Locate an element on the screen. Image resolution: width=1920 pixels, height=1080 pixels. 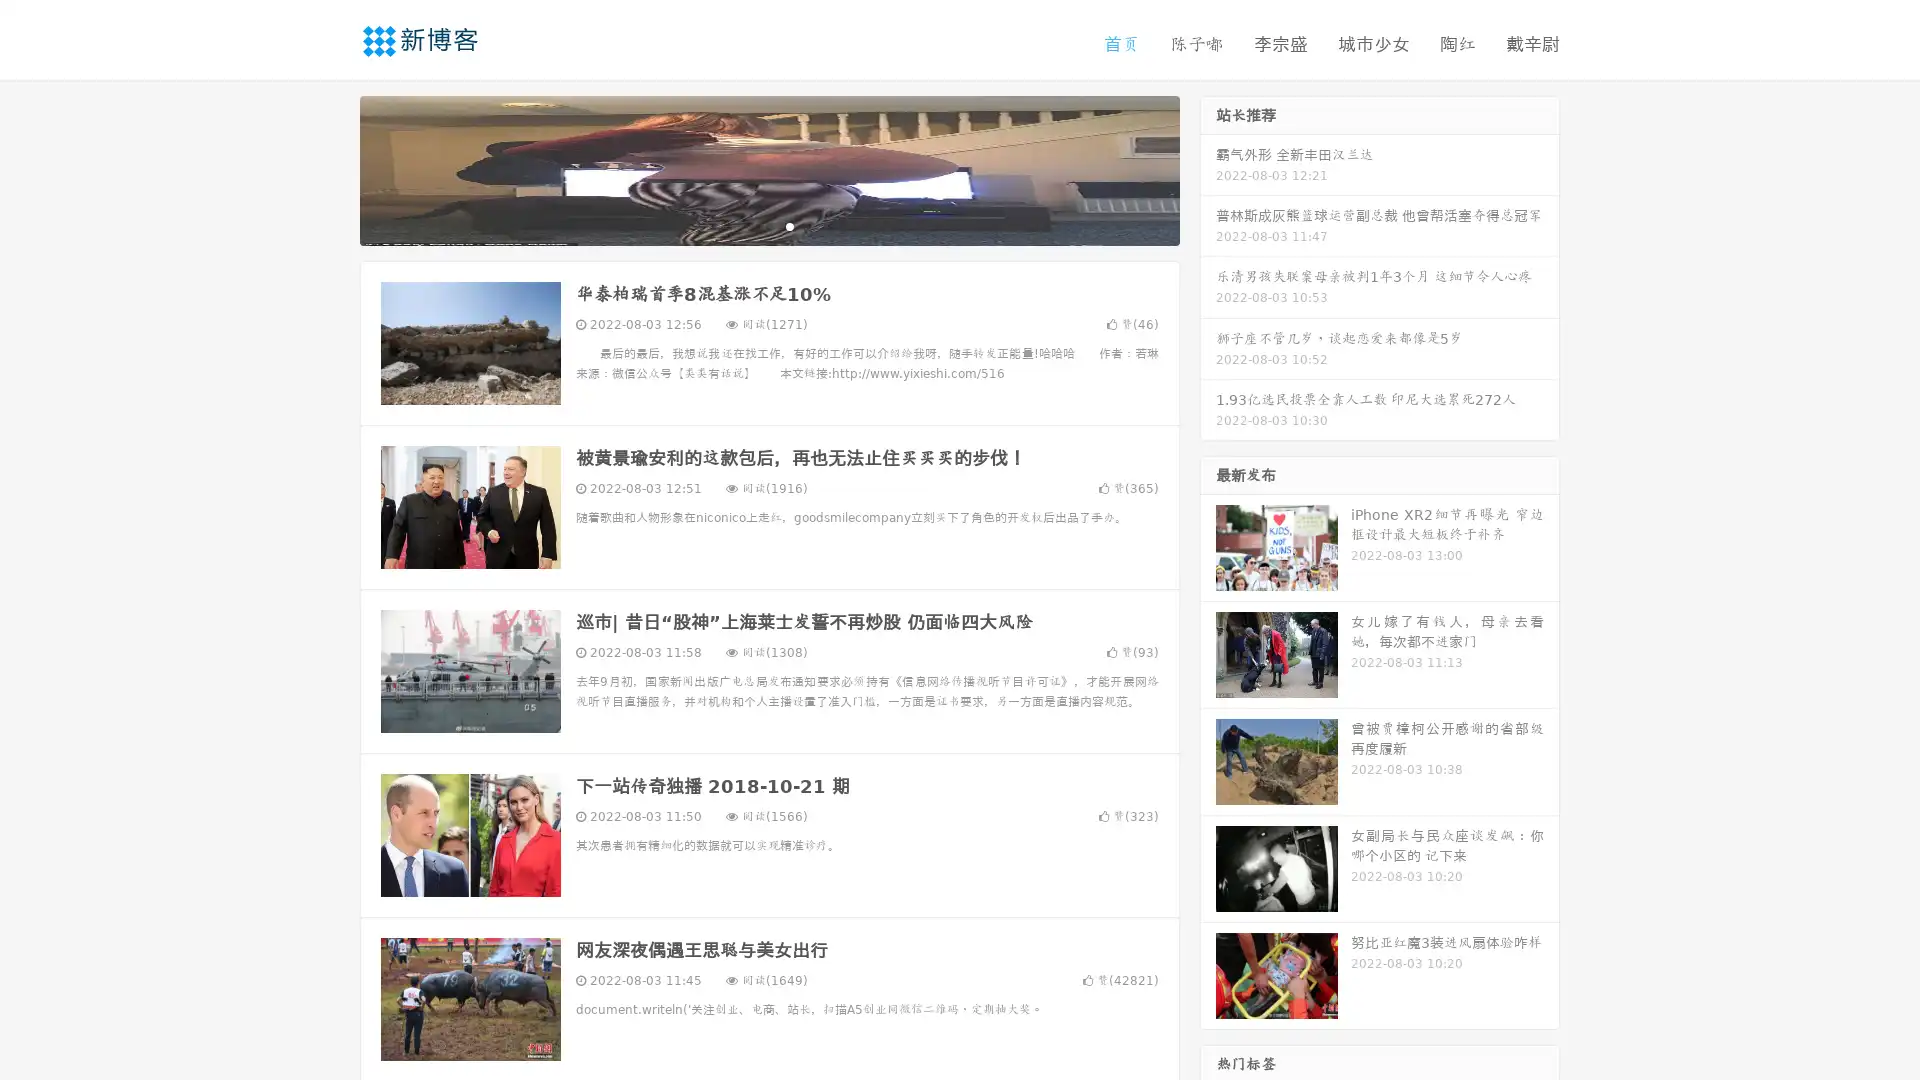
Go to slide 3 is located at coordinates (789, 225).